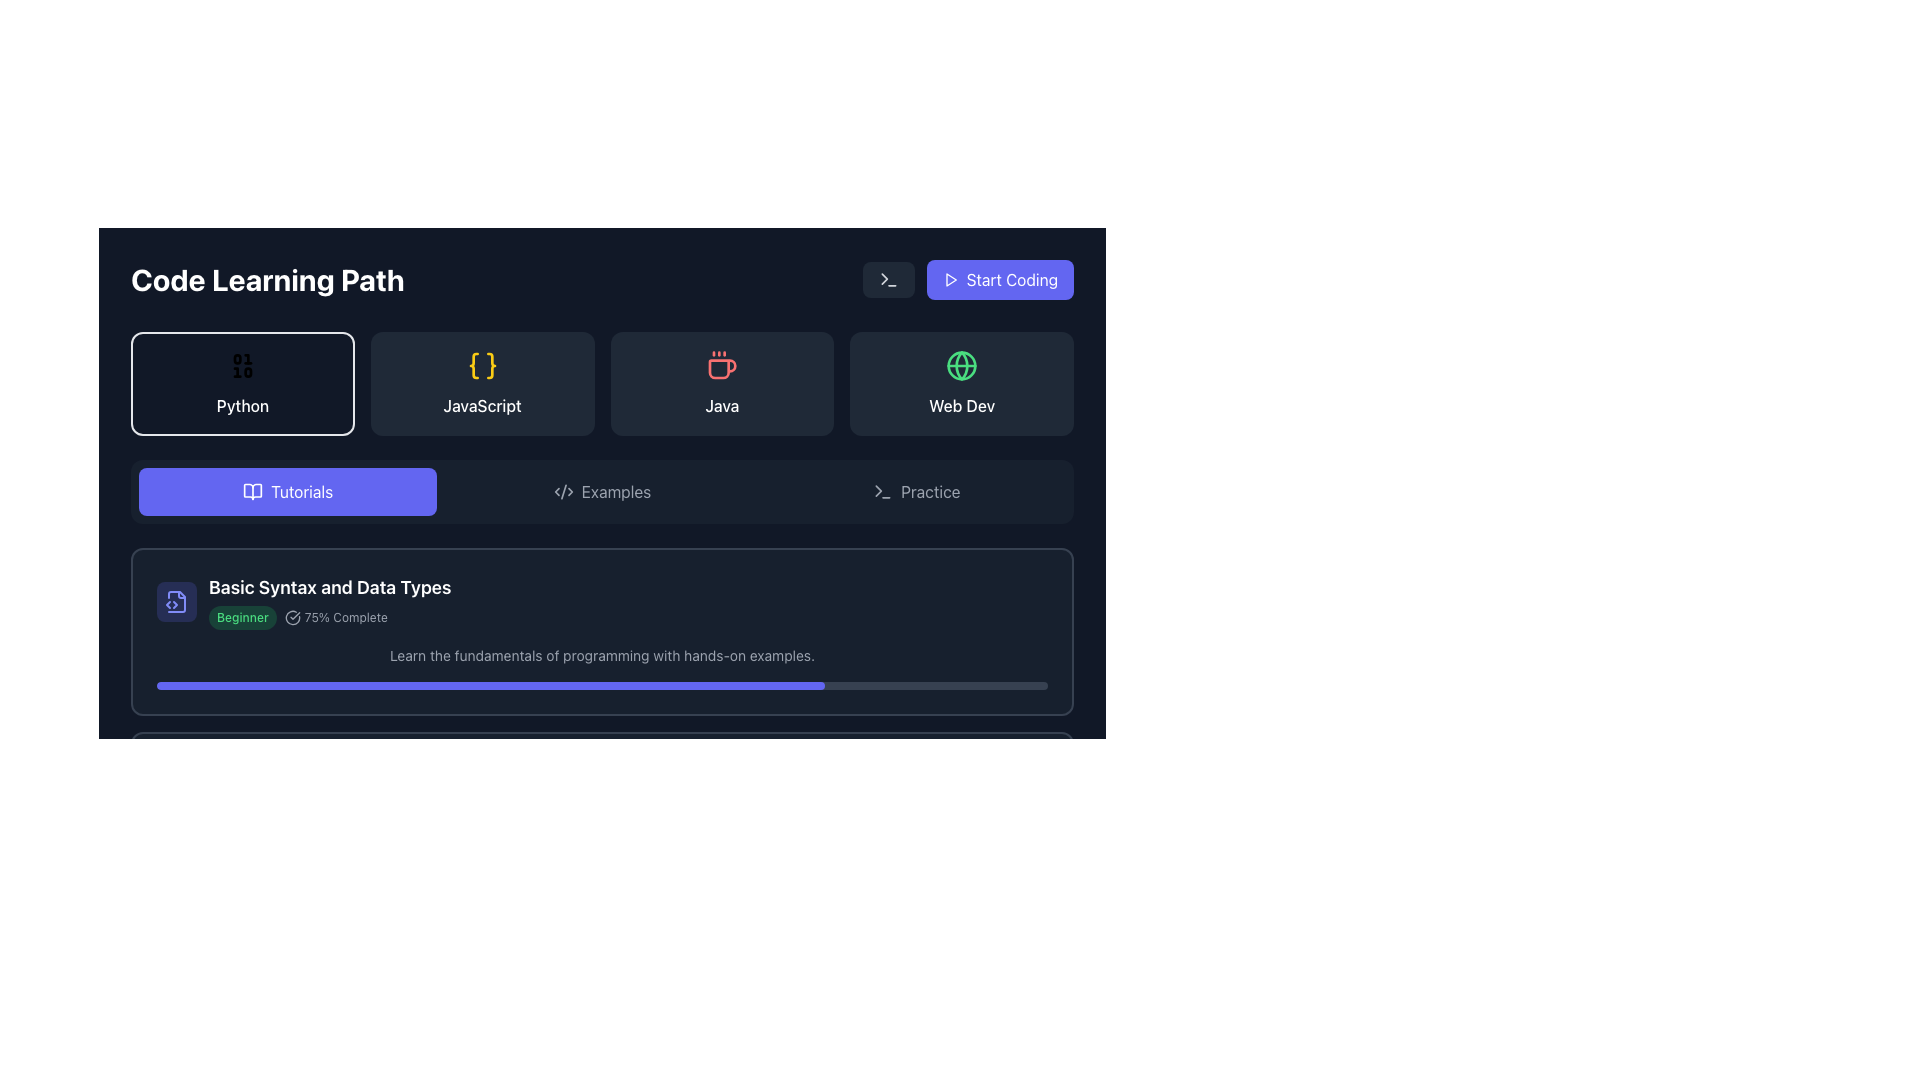 Image resolution: width=1920 pixels, height=1080 pixels. What do you see at coordinates (482, 405) in the screenshot?
I see `the non-interactive text label that identifies 'JavaScript' as a programming language option, located in the second slot from the left in the horizontal grid of programming languages` at bounding box center [482, 405].